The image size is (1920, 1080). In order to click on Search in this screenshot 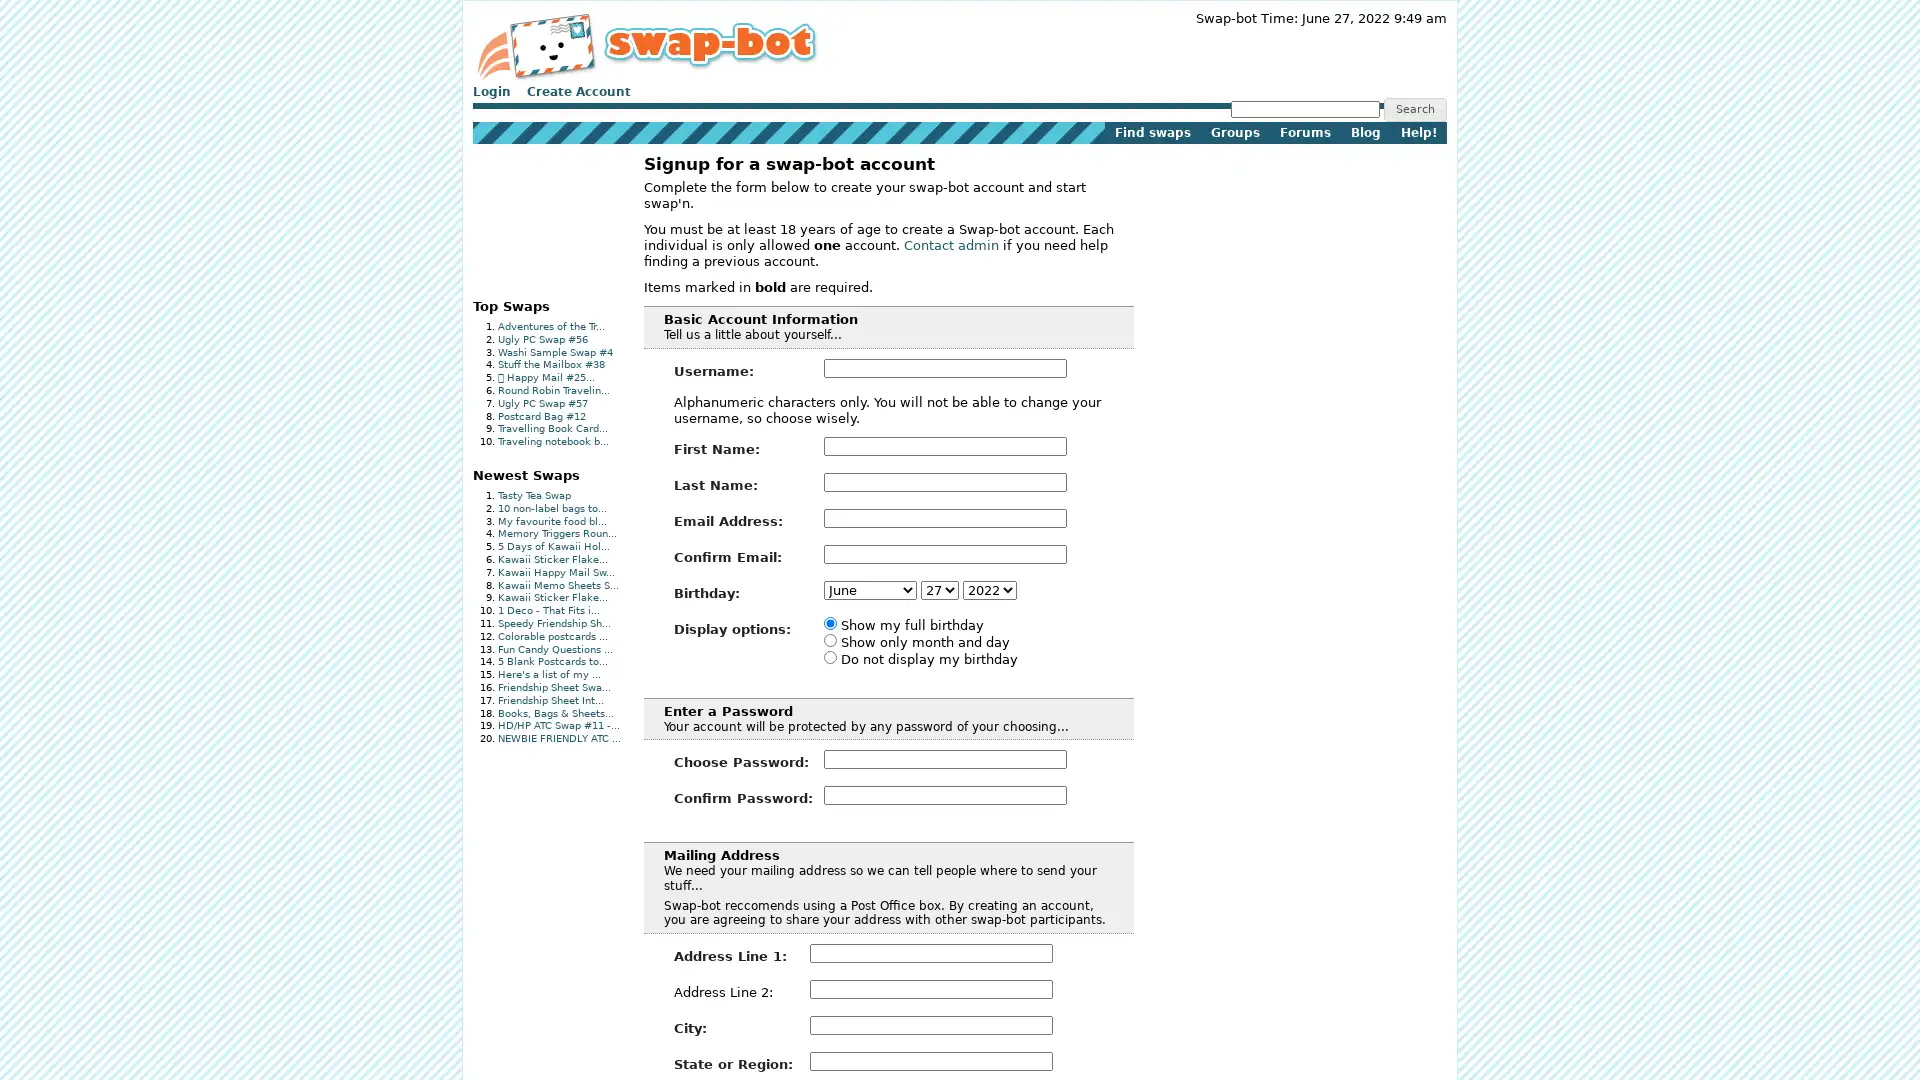, I will do `click(1413, 109)`.